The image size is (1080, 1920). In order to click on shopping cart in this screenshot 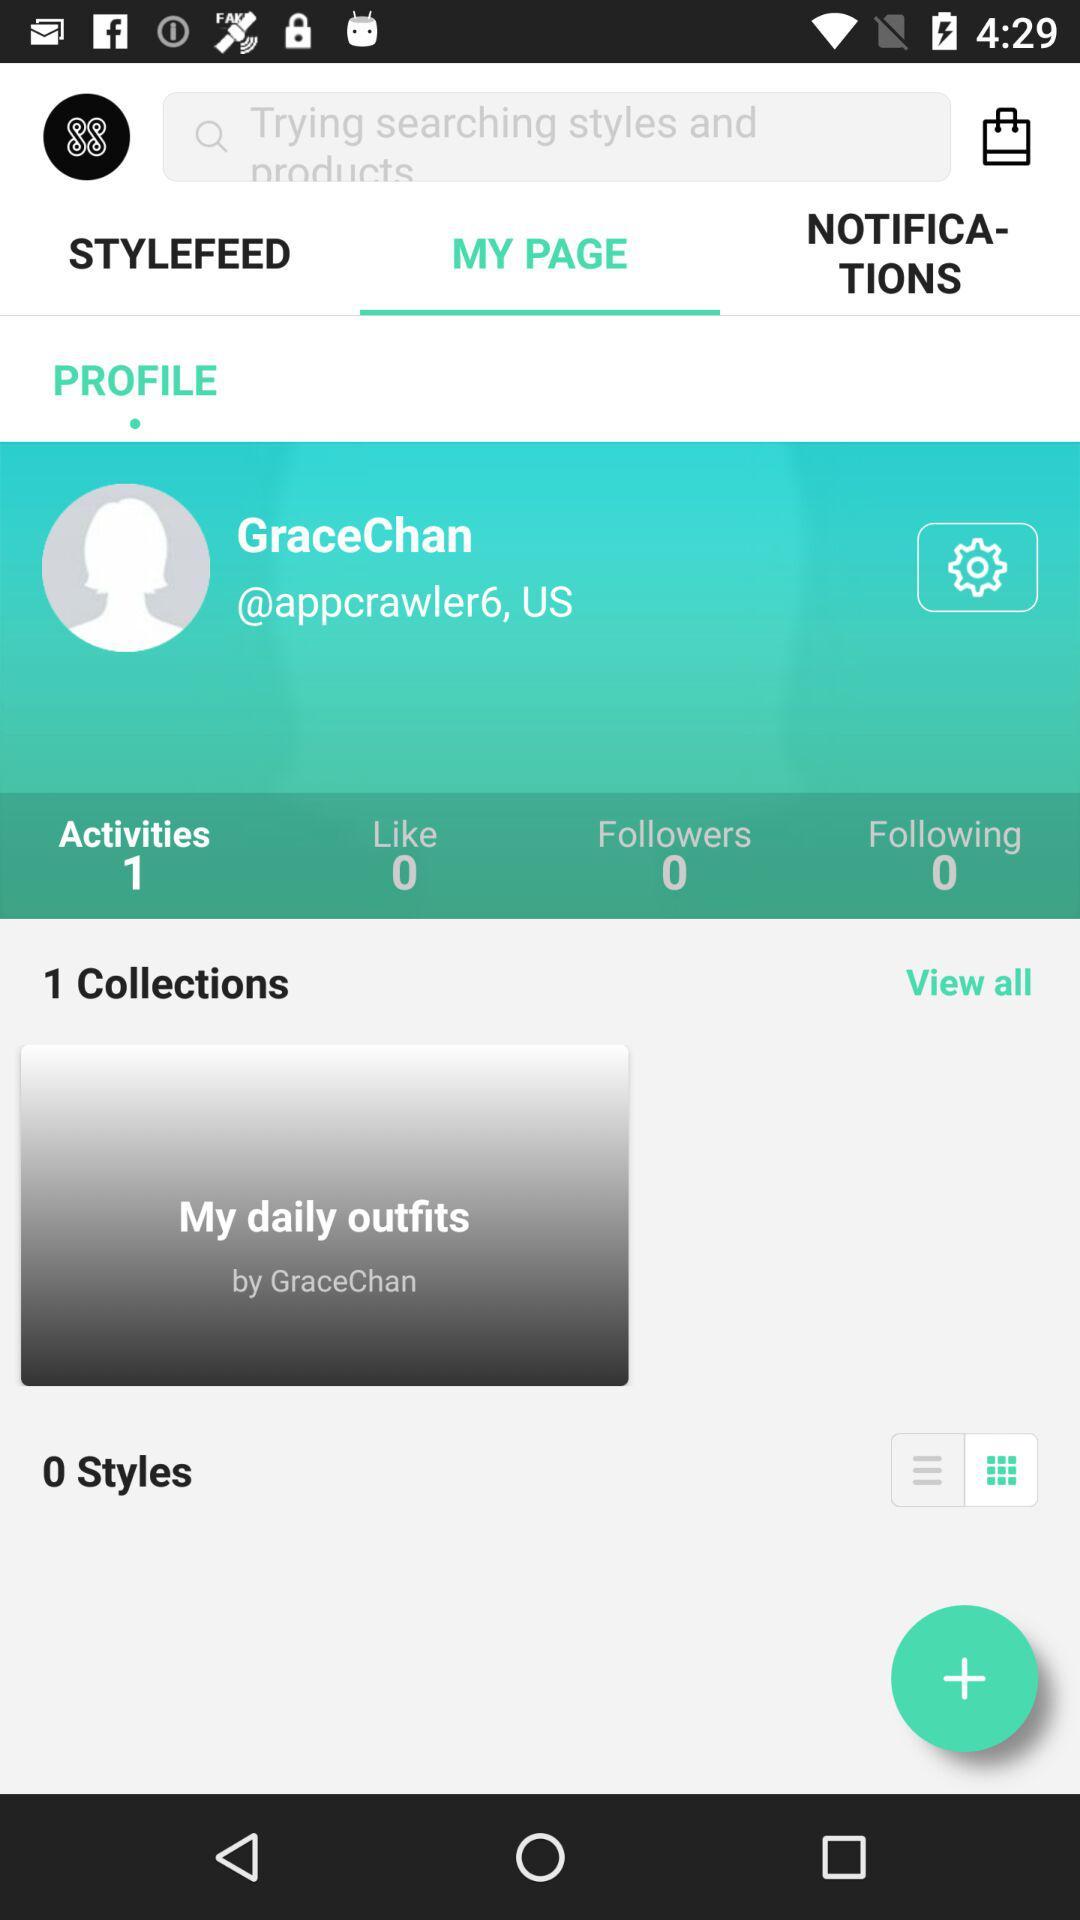, I will do `click(1006, 135)`.